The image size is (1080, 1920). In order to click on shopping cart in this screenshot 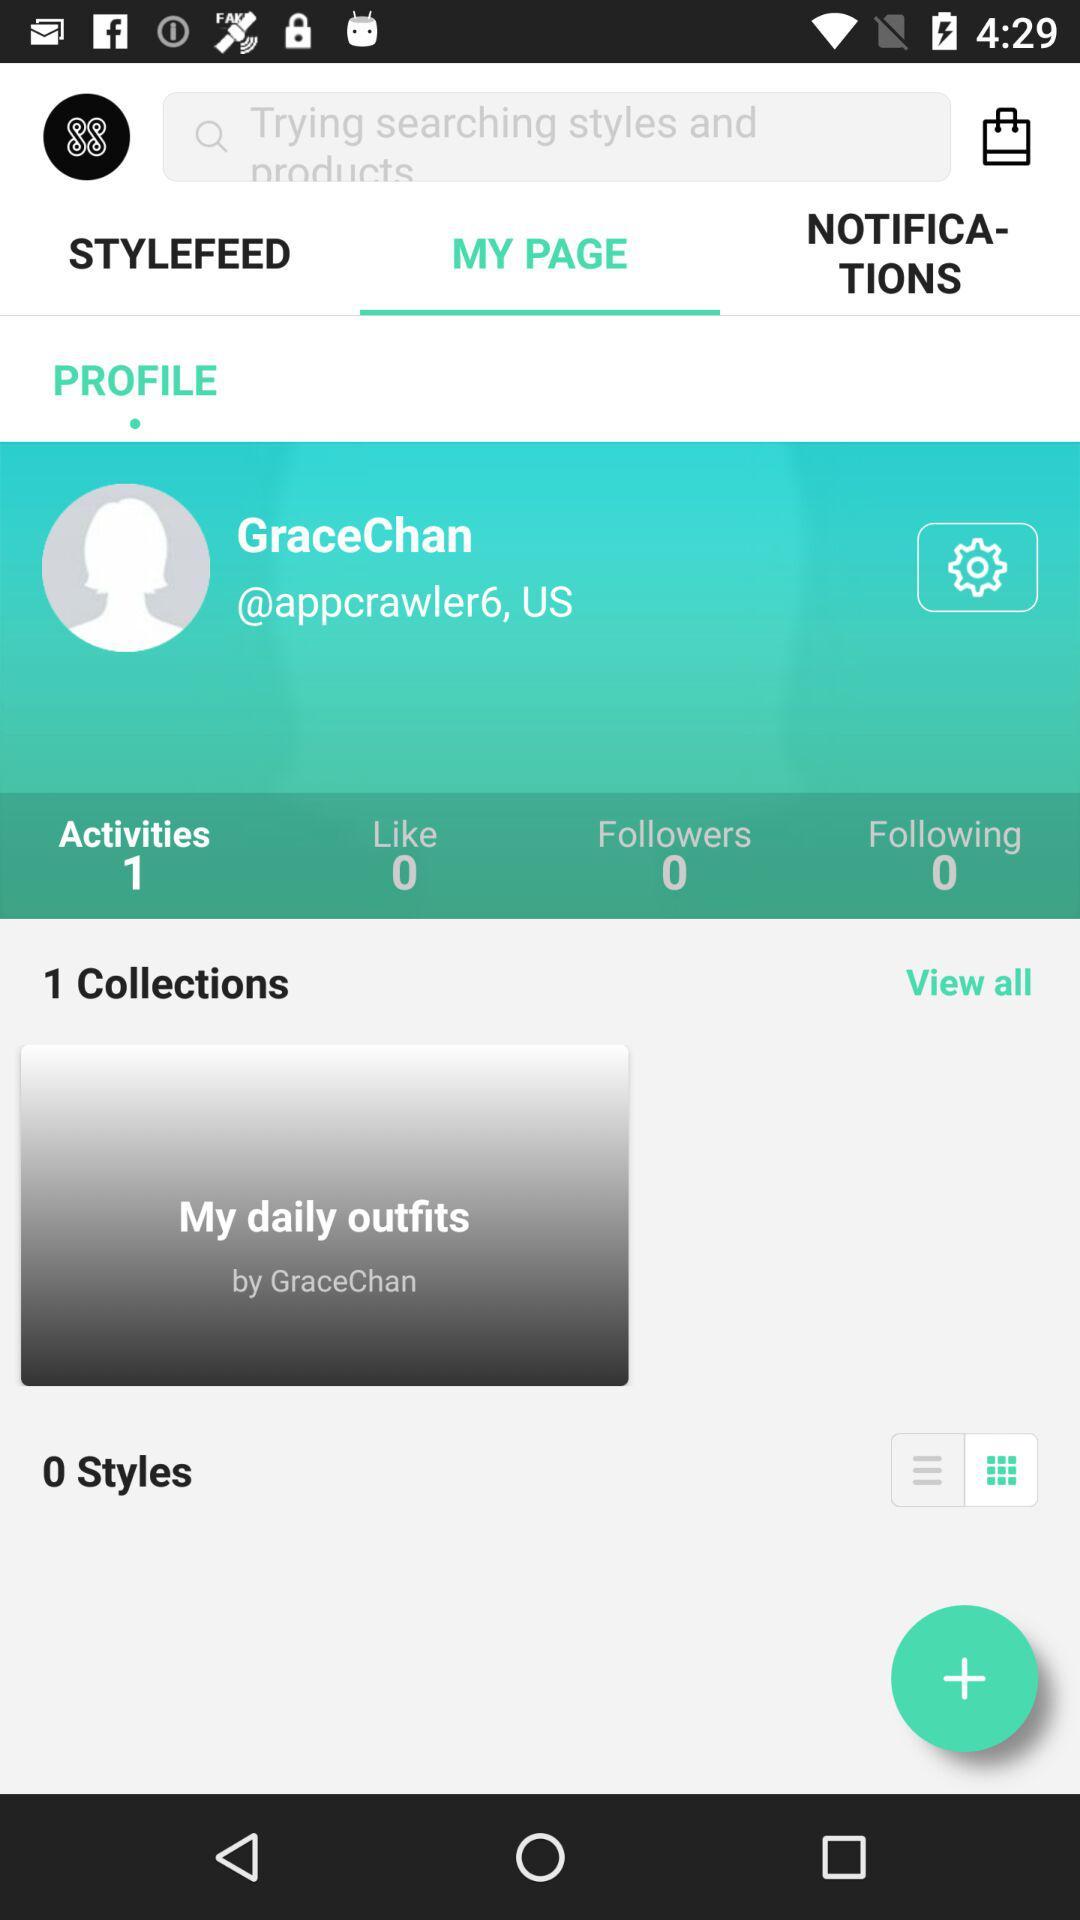, I will do `click(1006, 135)`.